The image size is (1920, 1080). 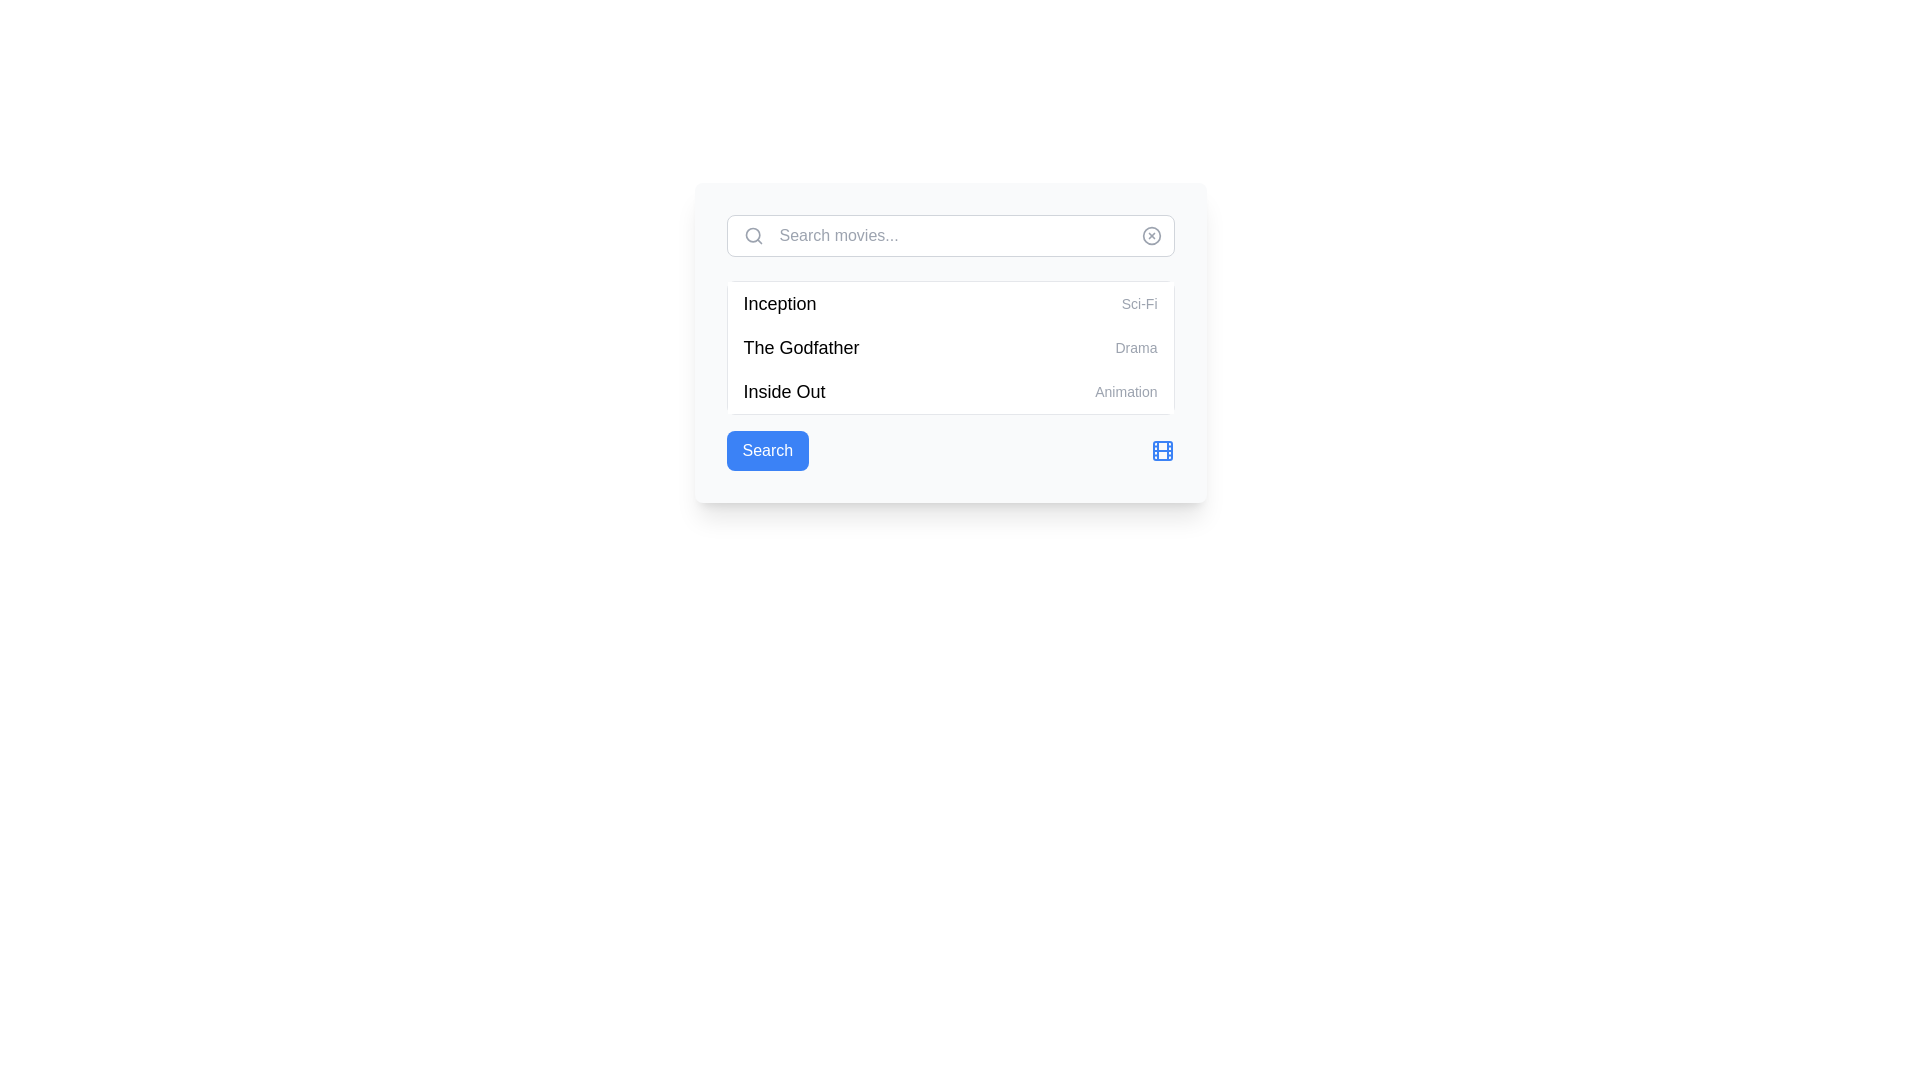 What do you see at coordinates (1162, 451) in the screenshot?
I see `the central rectangle within the SVG film reel icon, located at the bottom-right corner of the main interface box` at bounding box center [1162, 451].